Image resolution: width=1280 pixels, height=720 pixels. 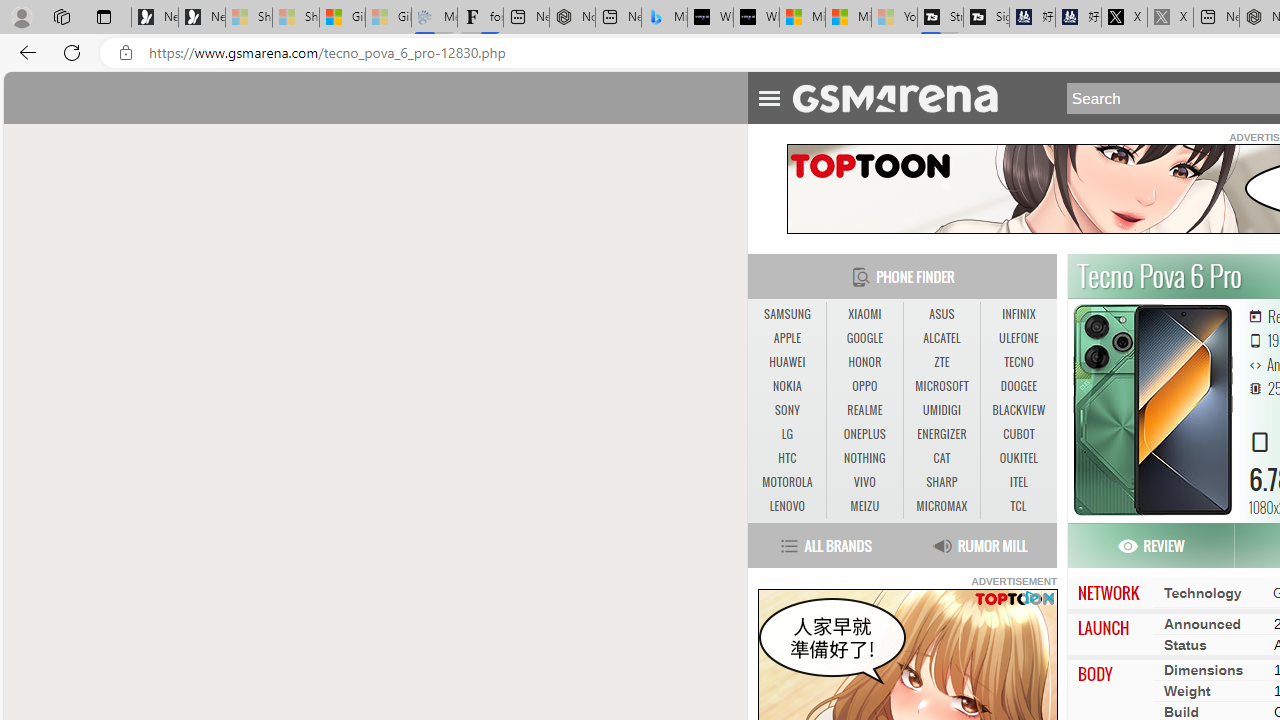 I want to click on 'Class: privacy_out', so click(x=1031, y=596).